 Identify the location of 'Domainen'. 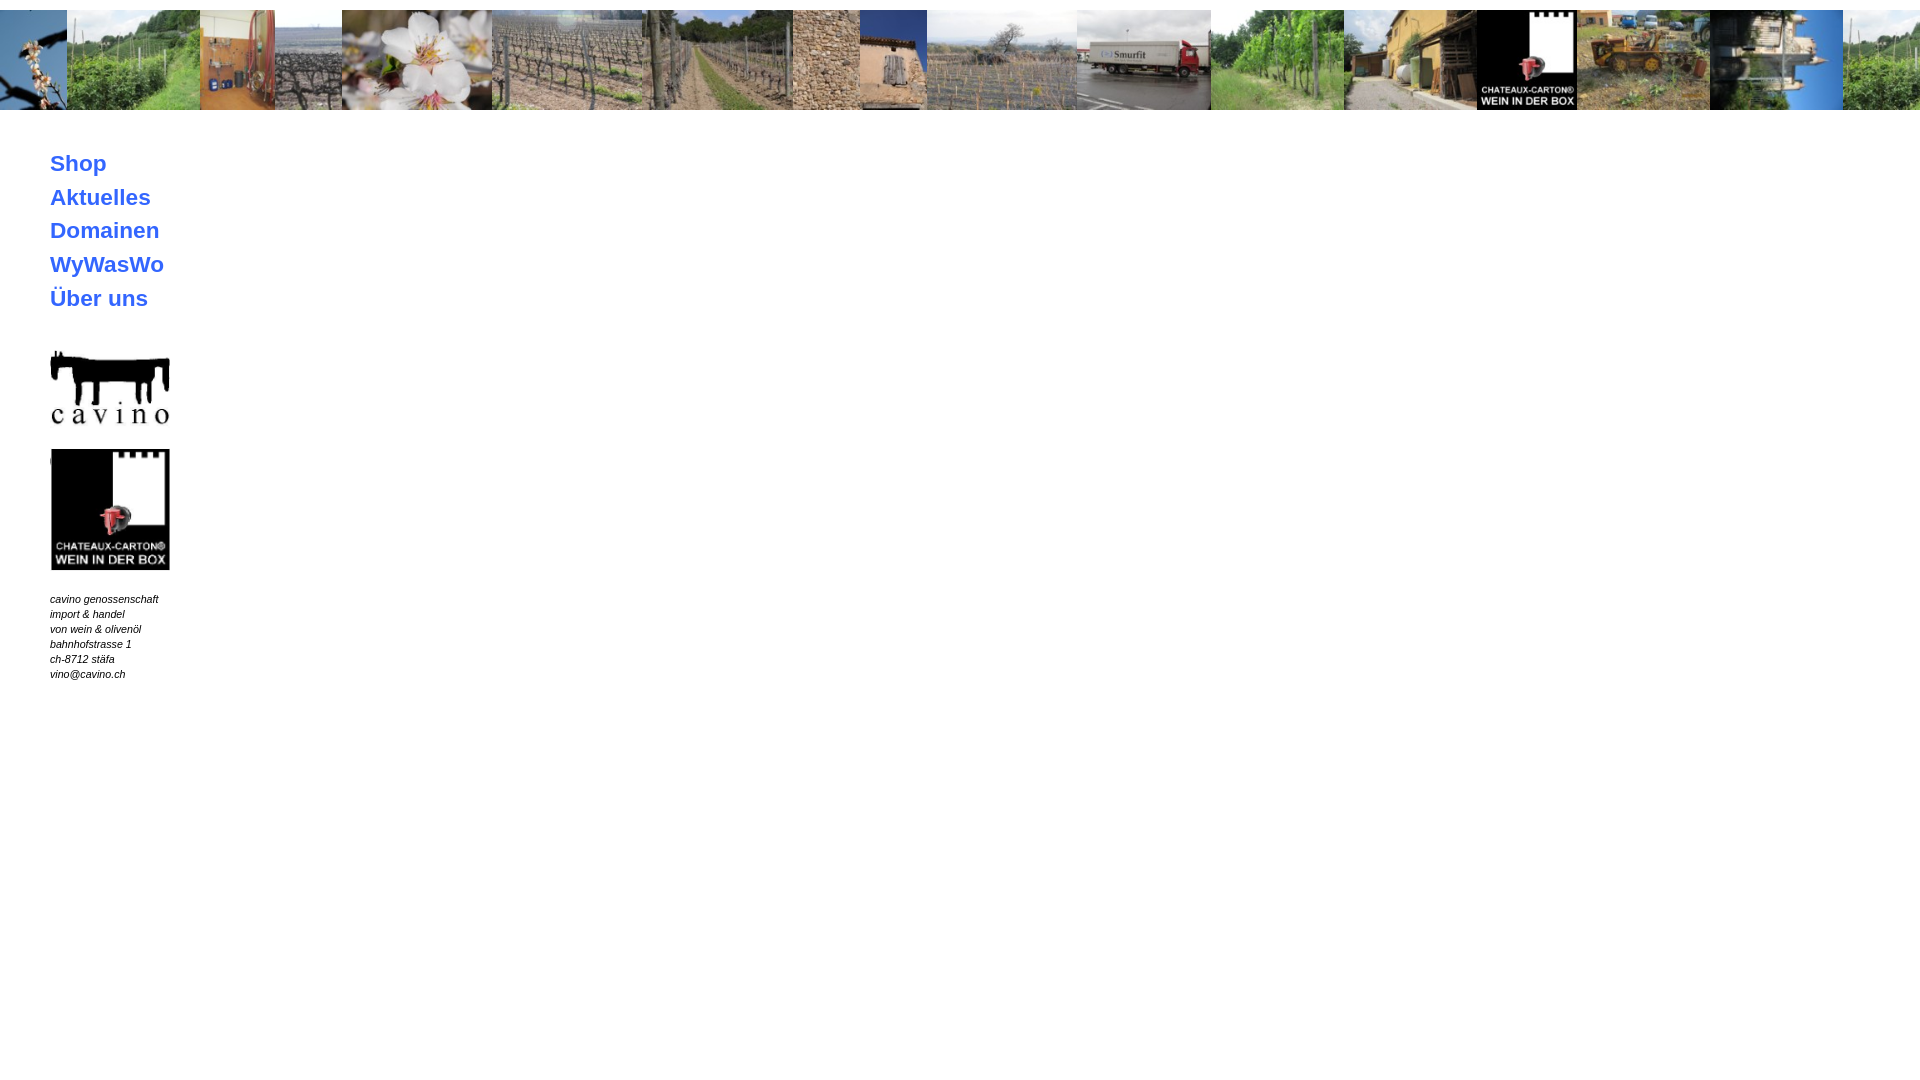
(104, 229).